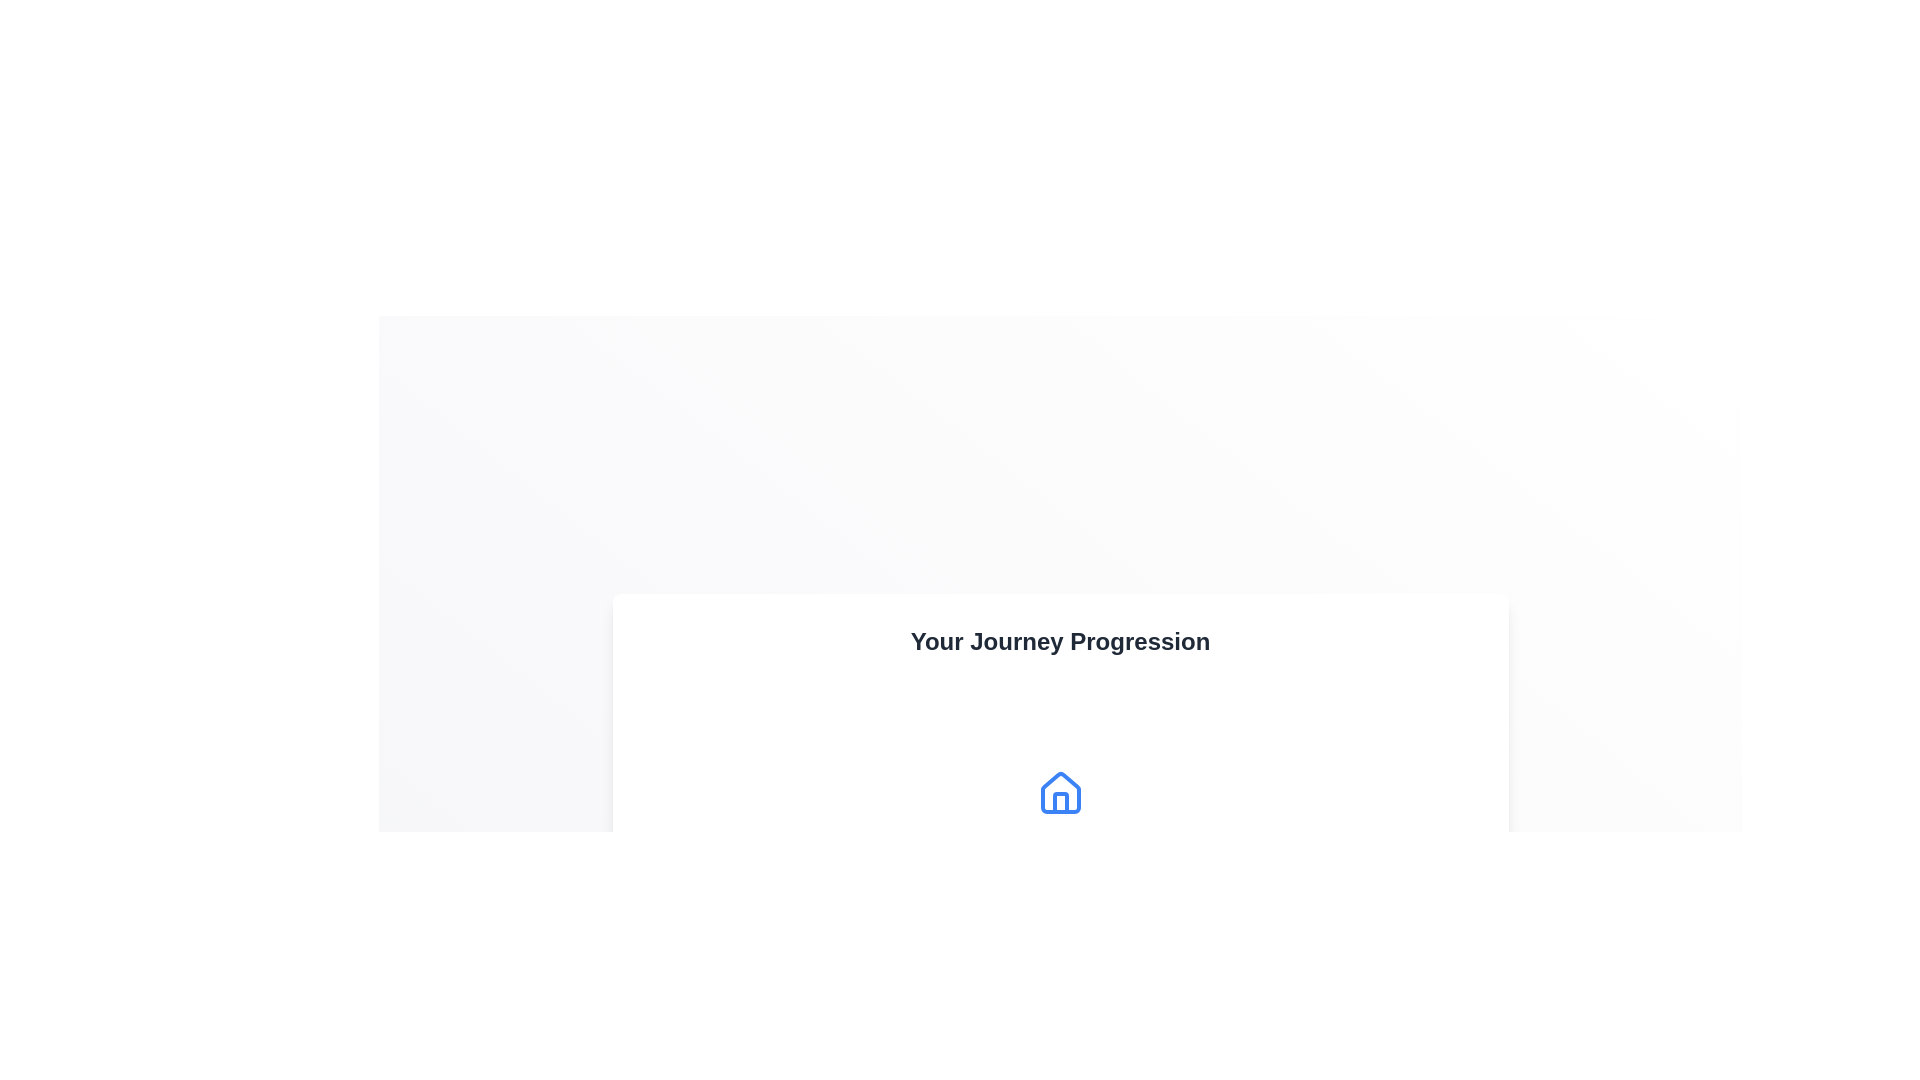 Image resolution: width=1920 pixels, height=1080 pixels. I want to click on the decorative or informative icon area located within the card titled 'Your Journey Progression', so click(1059, 793).